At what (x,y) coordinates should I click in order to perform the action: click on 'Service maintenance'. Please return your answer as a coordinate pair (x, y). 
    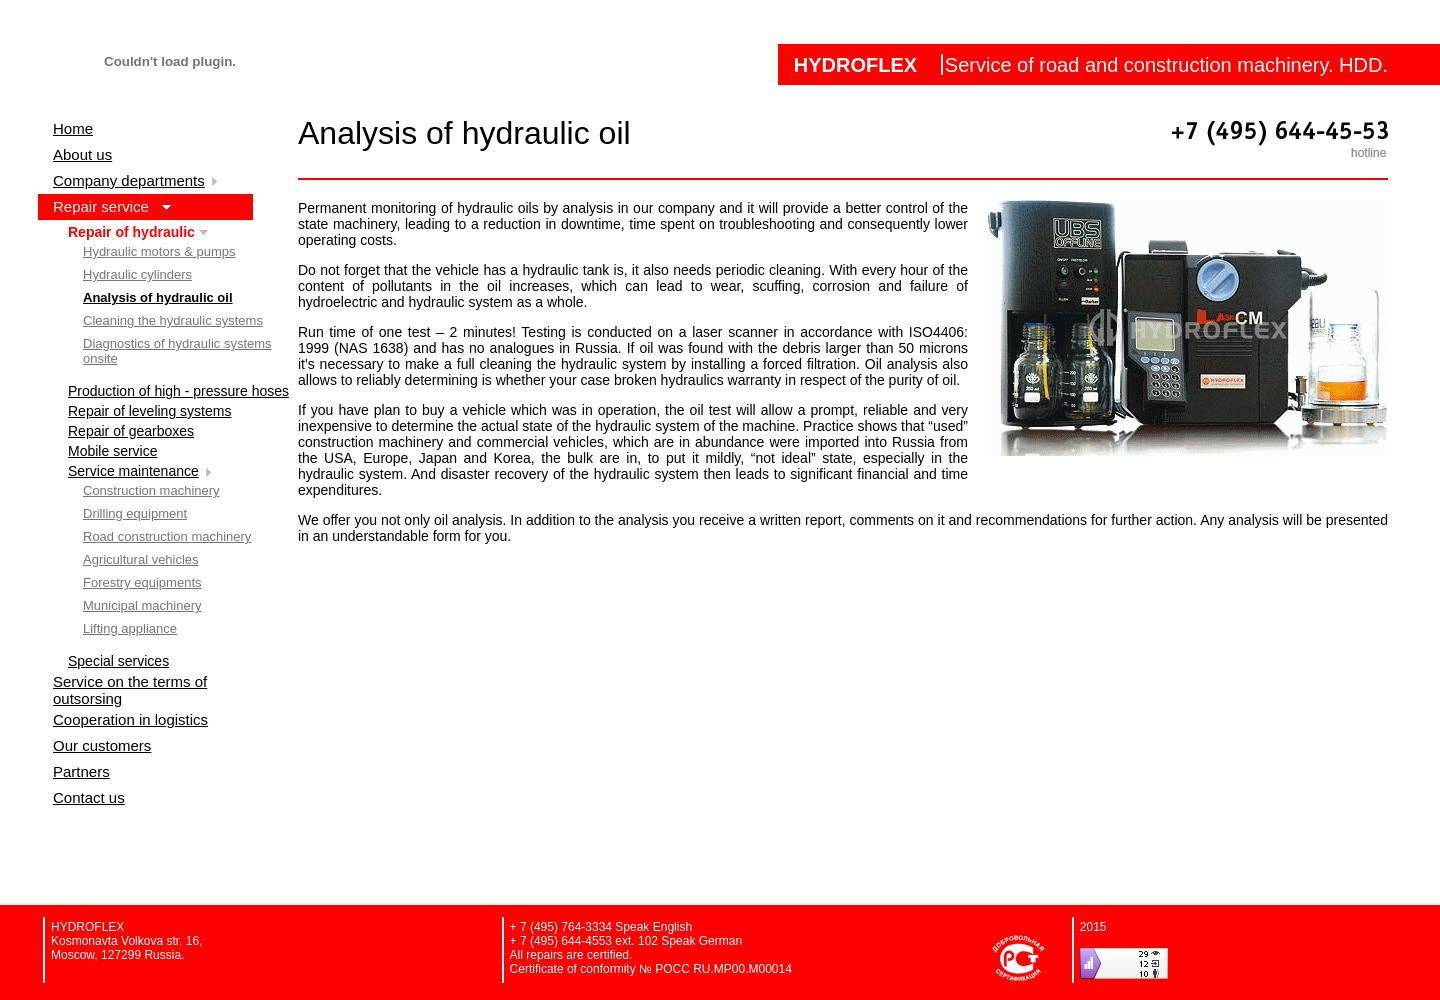
    Looking at the image, I should click on (132, 470).